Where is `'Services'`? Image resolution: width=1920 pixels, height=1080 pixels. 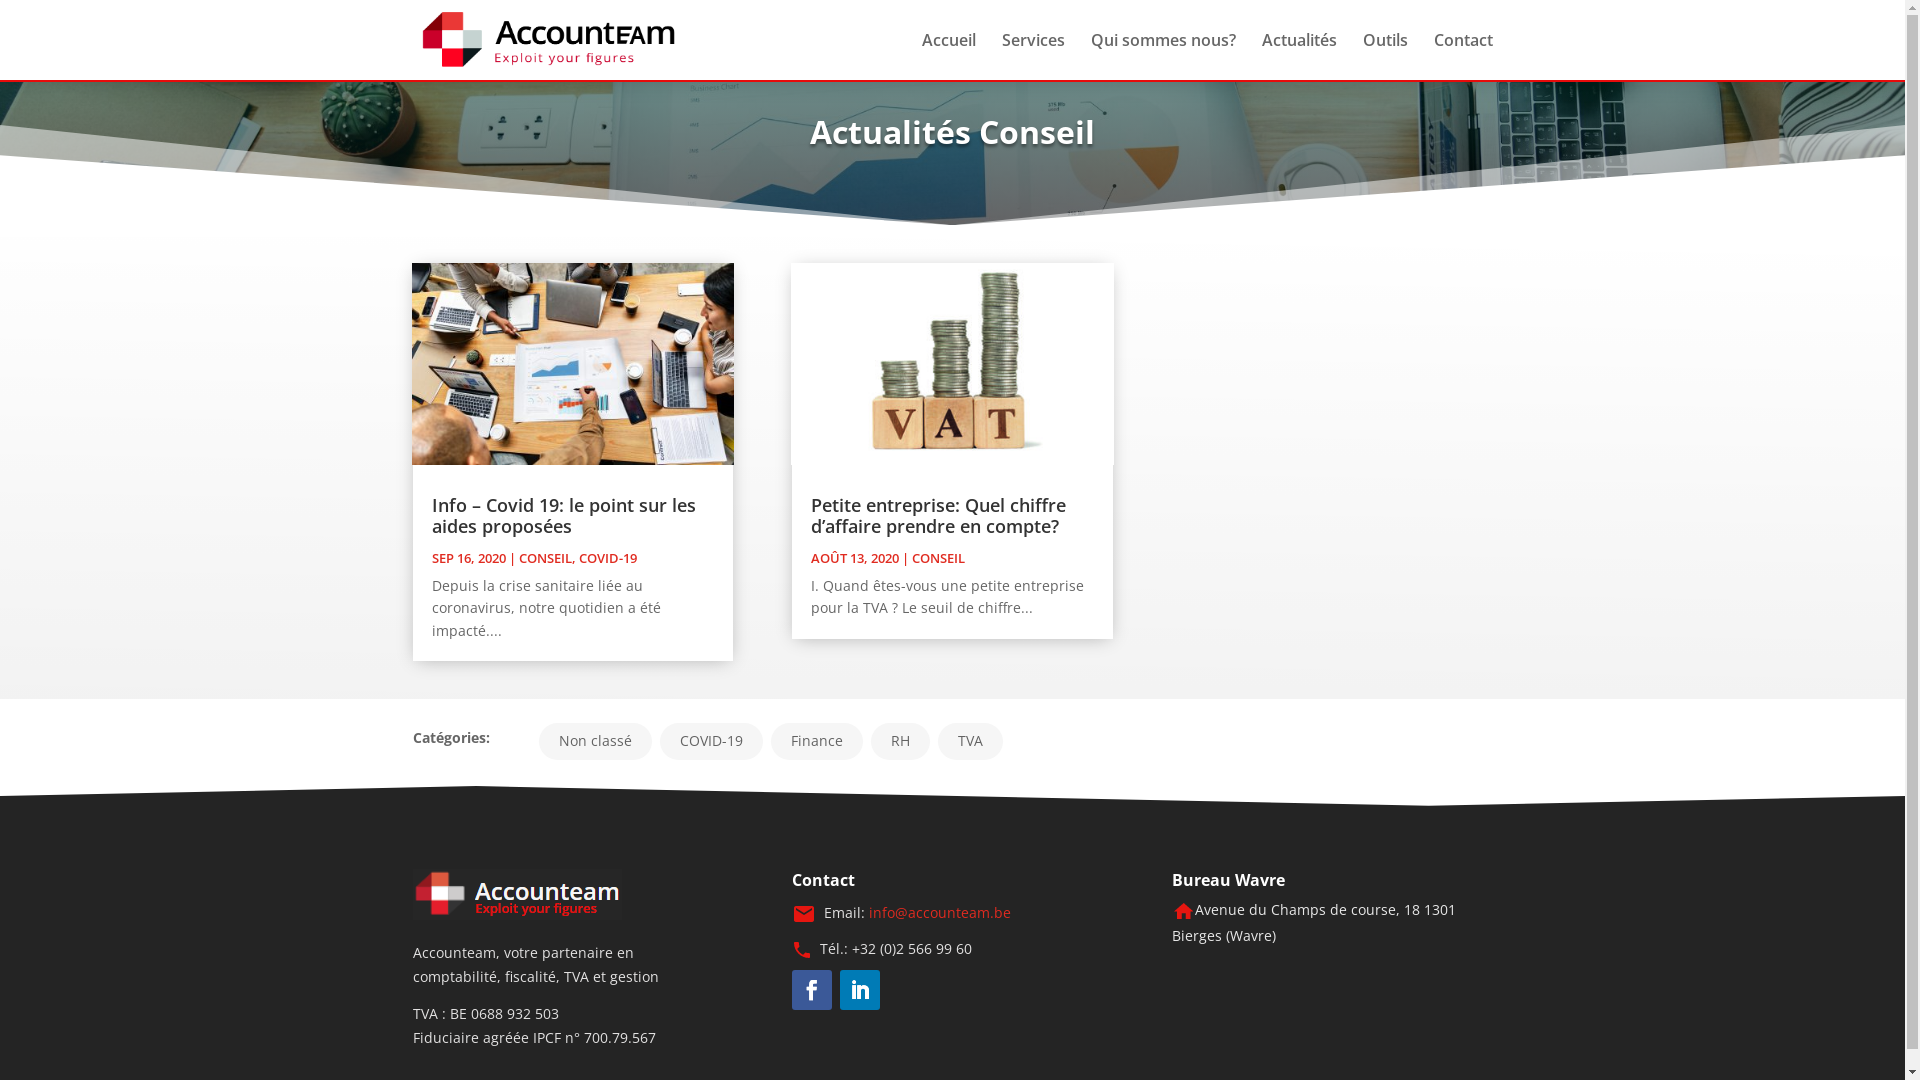
'Services' is located at coordinates (1033, 55).